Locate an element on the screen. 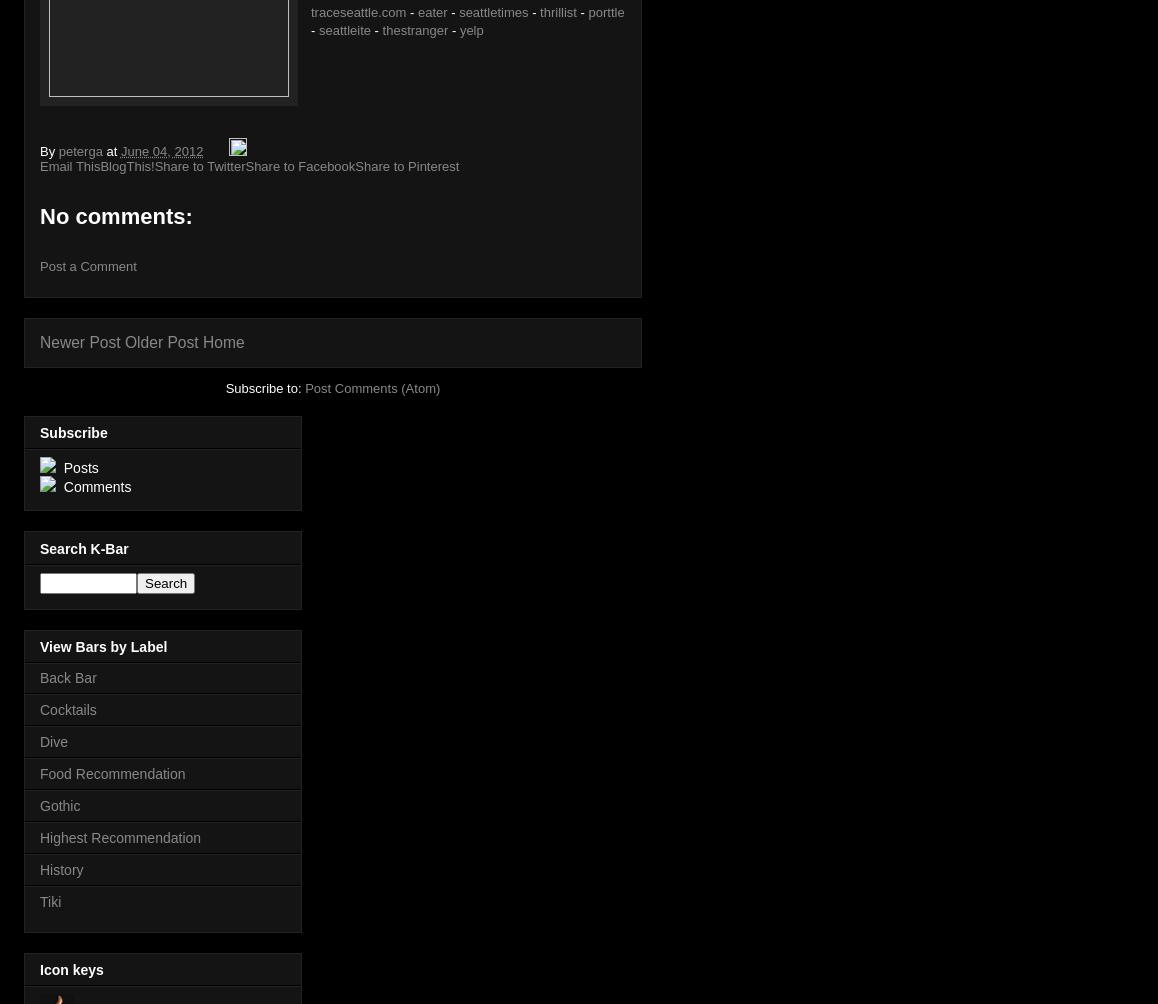 This screenshot has width=1158, height=1004. 'Subscribe to:' is located at coordinates (224, 386).